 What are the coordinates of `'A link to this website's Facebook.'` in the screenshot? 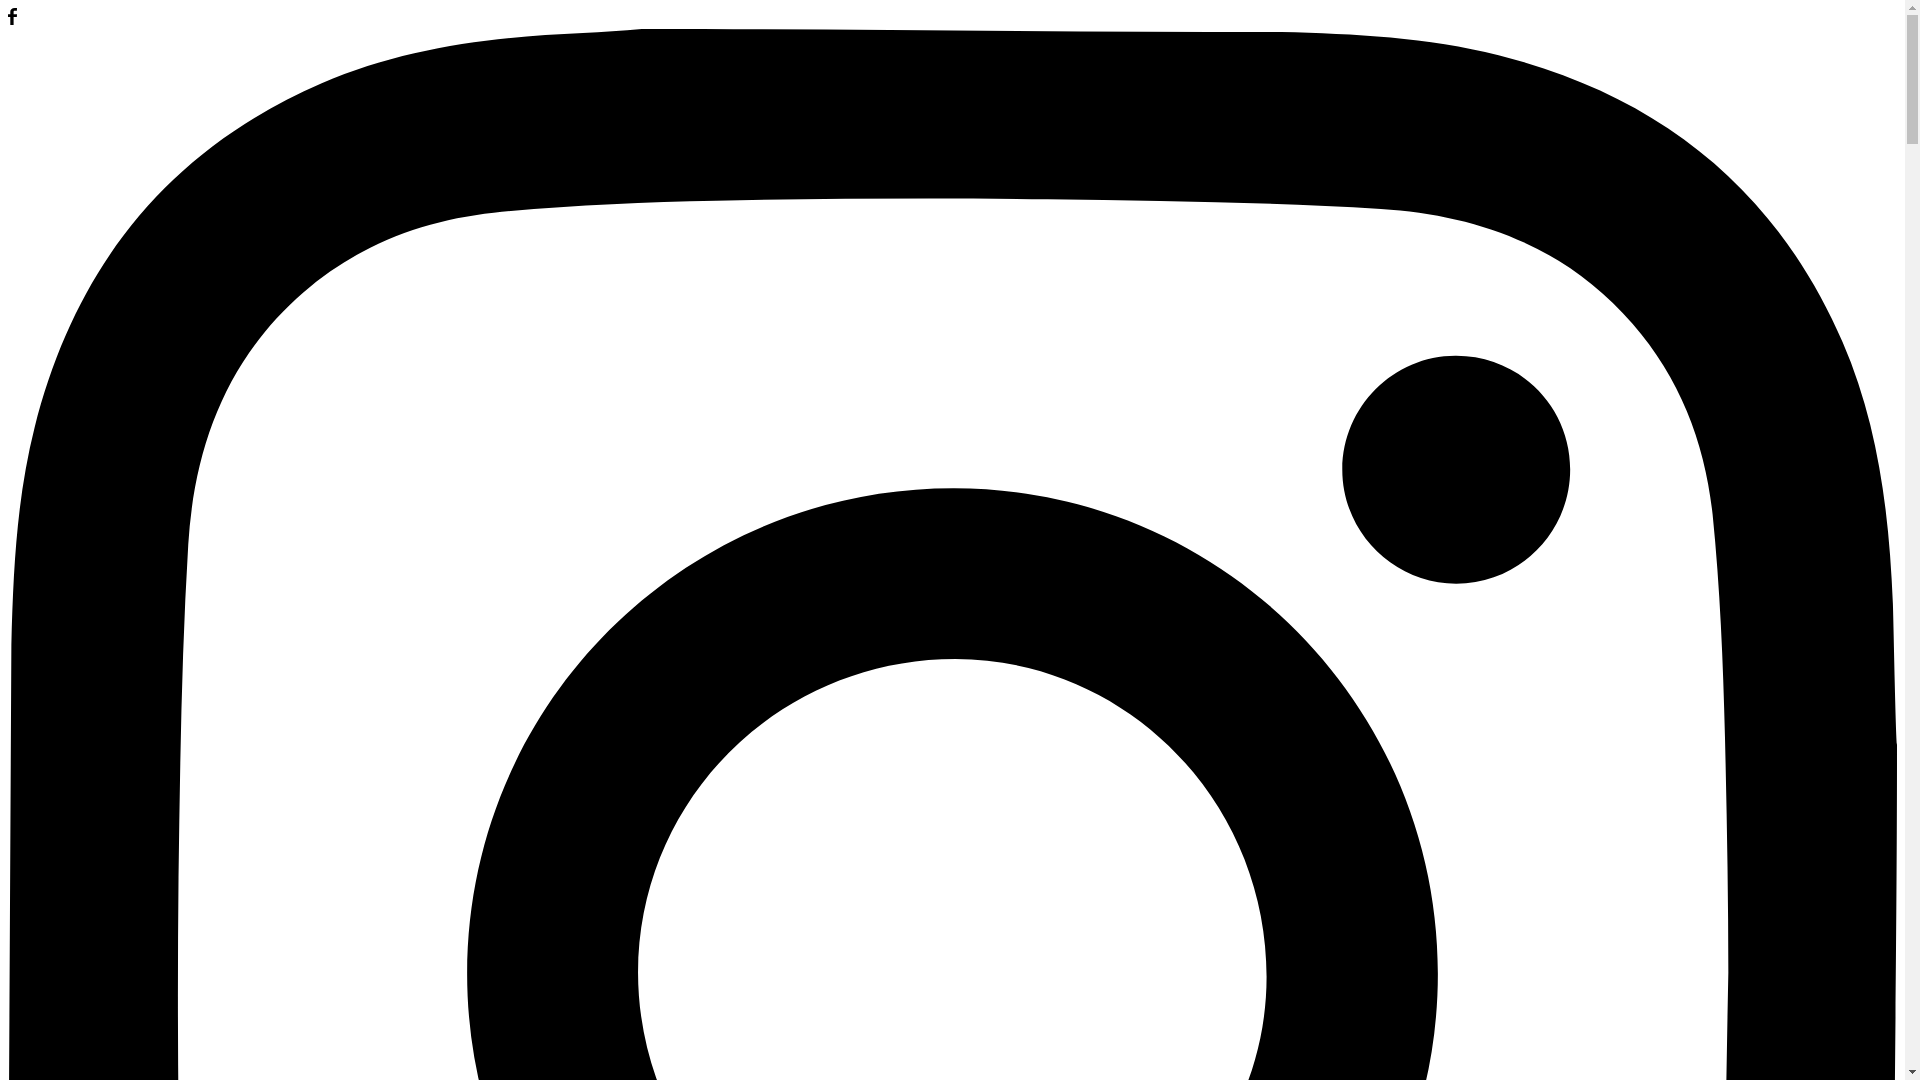 It's located at (12, 19).